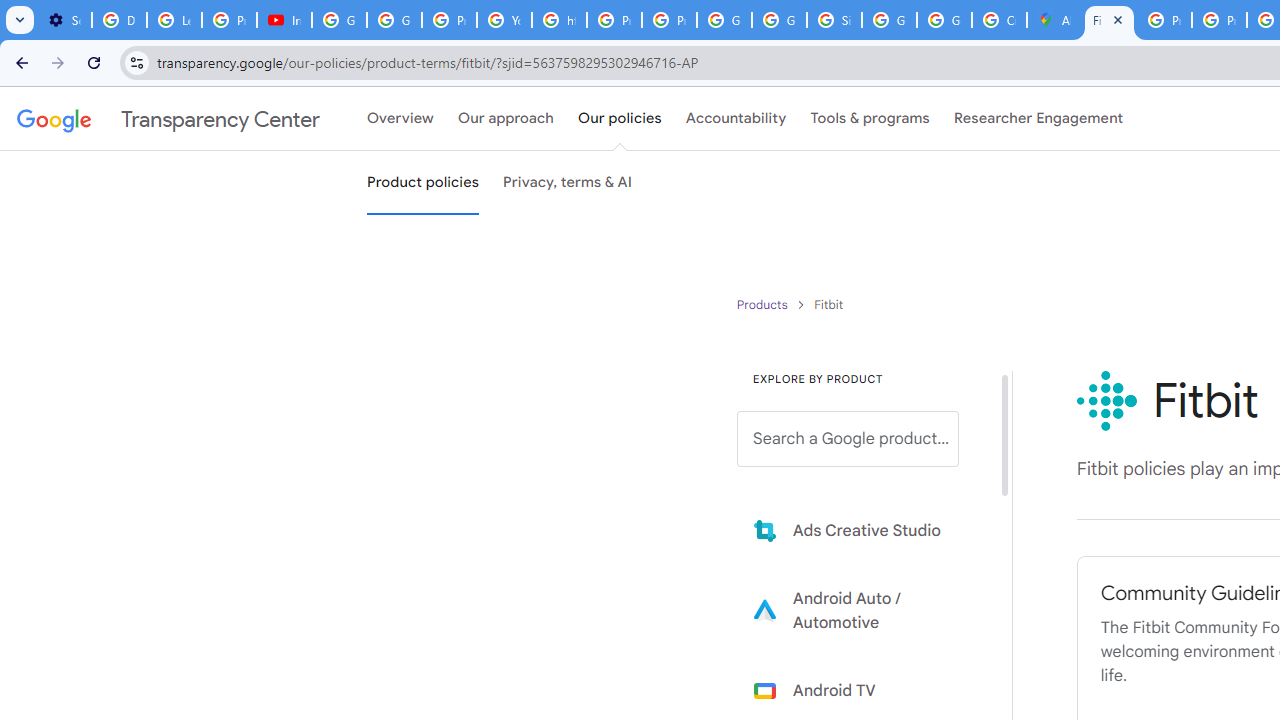  What do you see at coordinates (339, 20) in the screenshot?
I see `'Google Account Help'` at bounding box center [339, 20].